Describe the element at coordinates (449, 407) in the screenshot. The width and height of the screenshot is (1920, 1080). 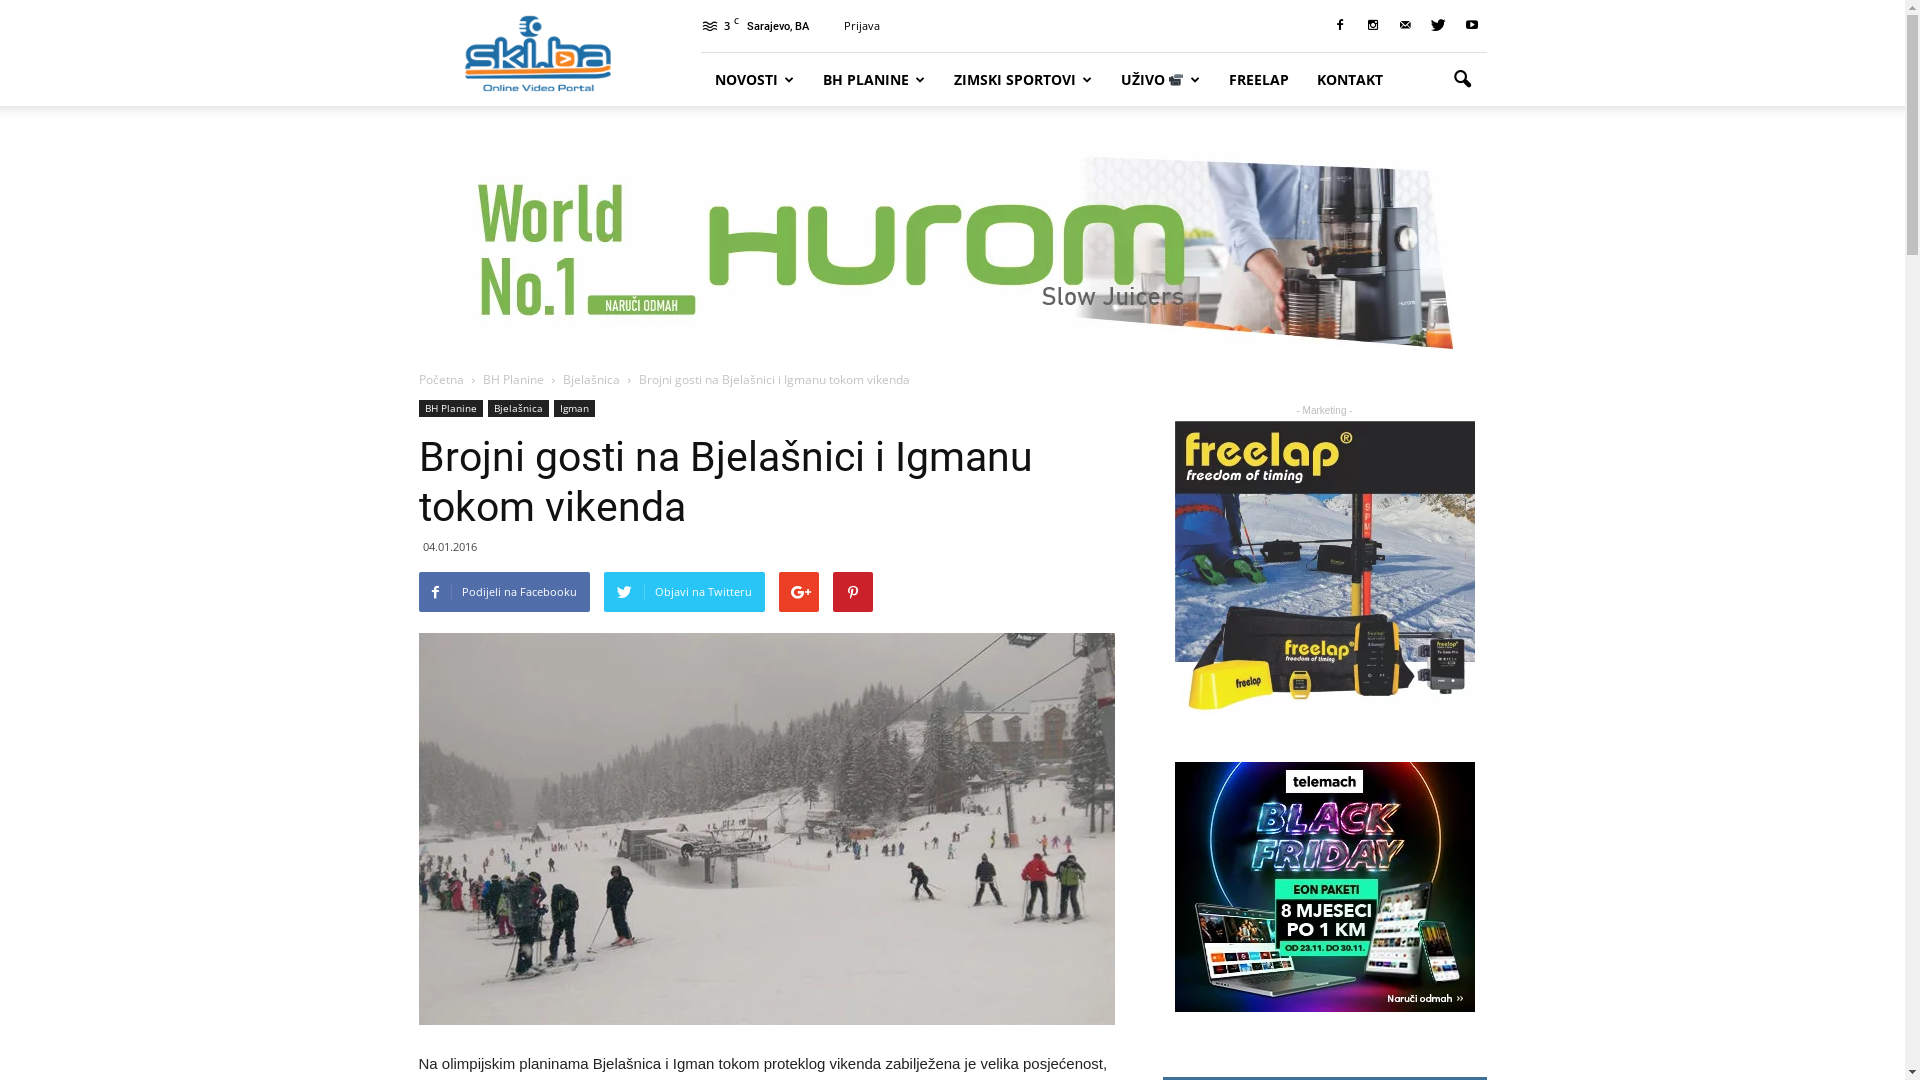
I see `'BH Planine'` at that location.